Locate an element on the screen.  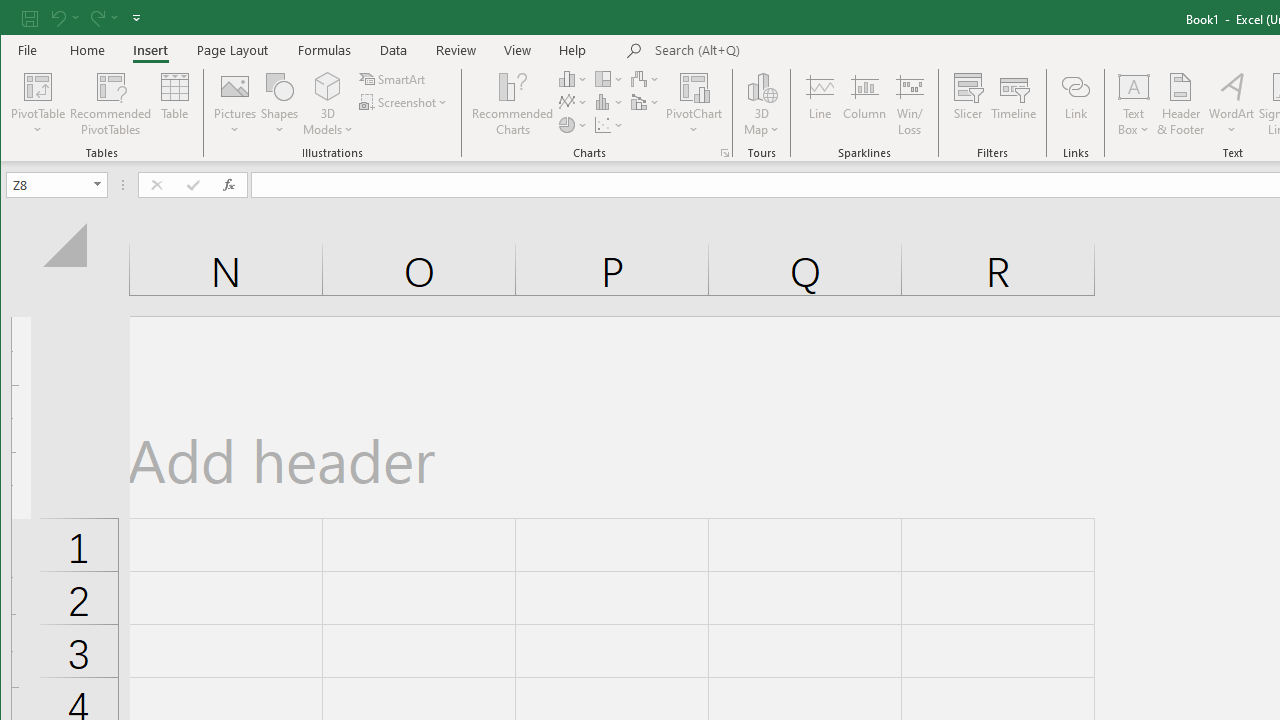
'Text Box' is located at coordinates (1134, 104).